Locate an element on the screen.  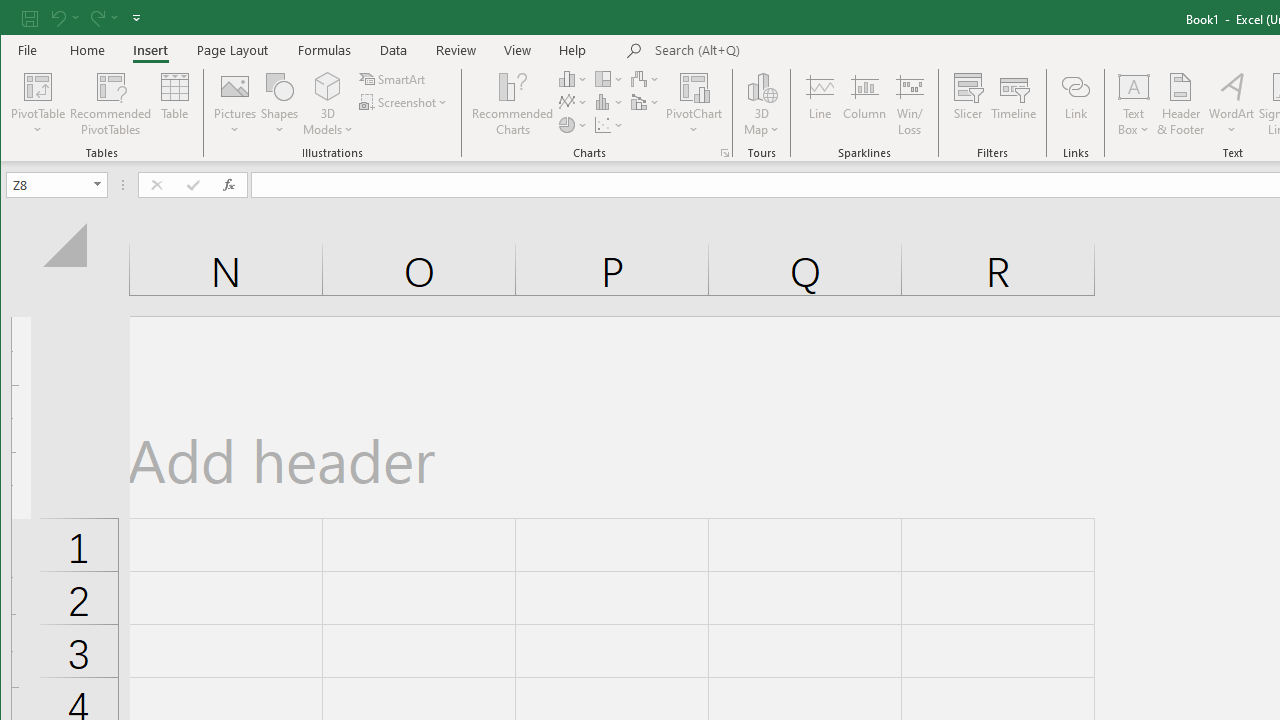
'Text Box' is located at coordinates (1134, 104).